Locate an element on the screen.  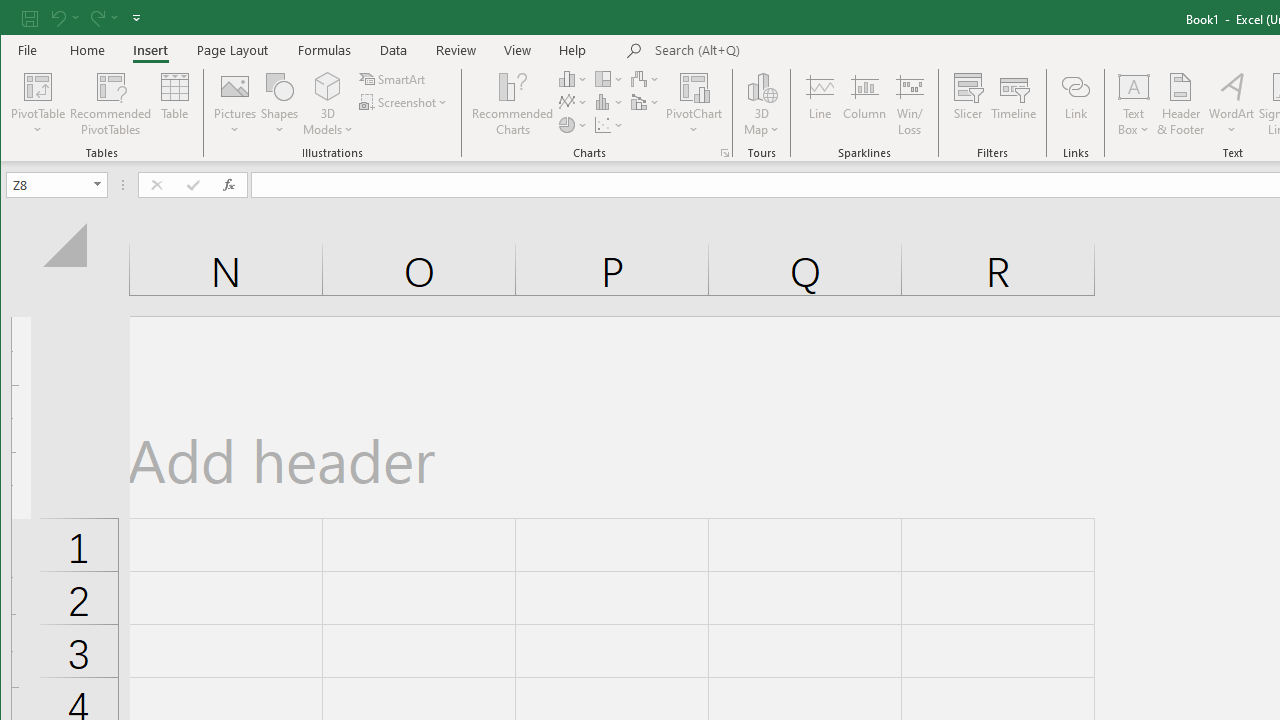
'Text Box' is located at coordinates (1134, 104).